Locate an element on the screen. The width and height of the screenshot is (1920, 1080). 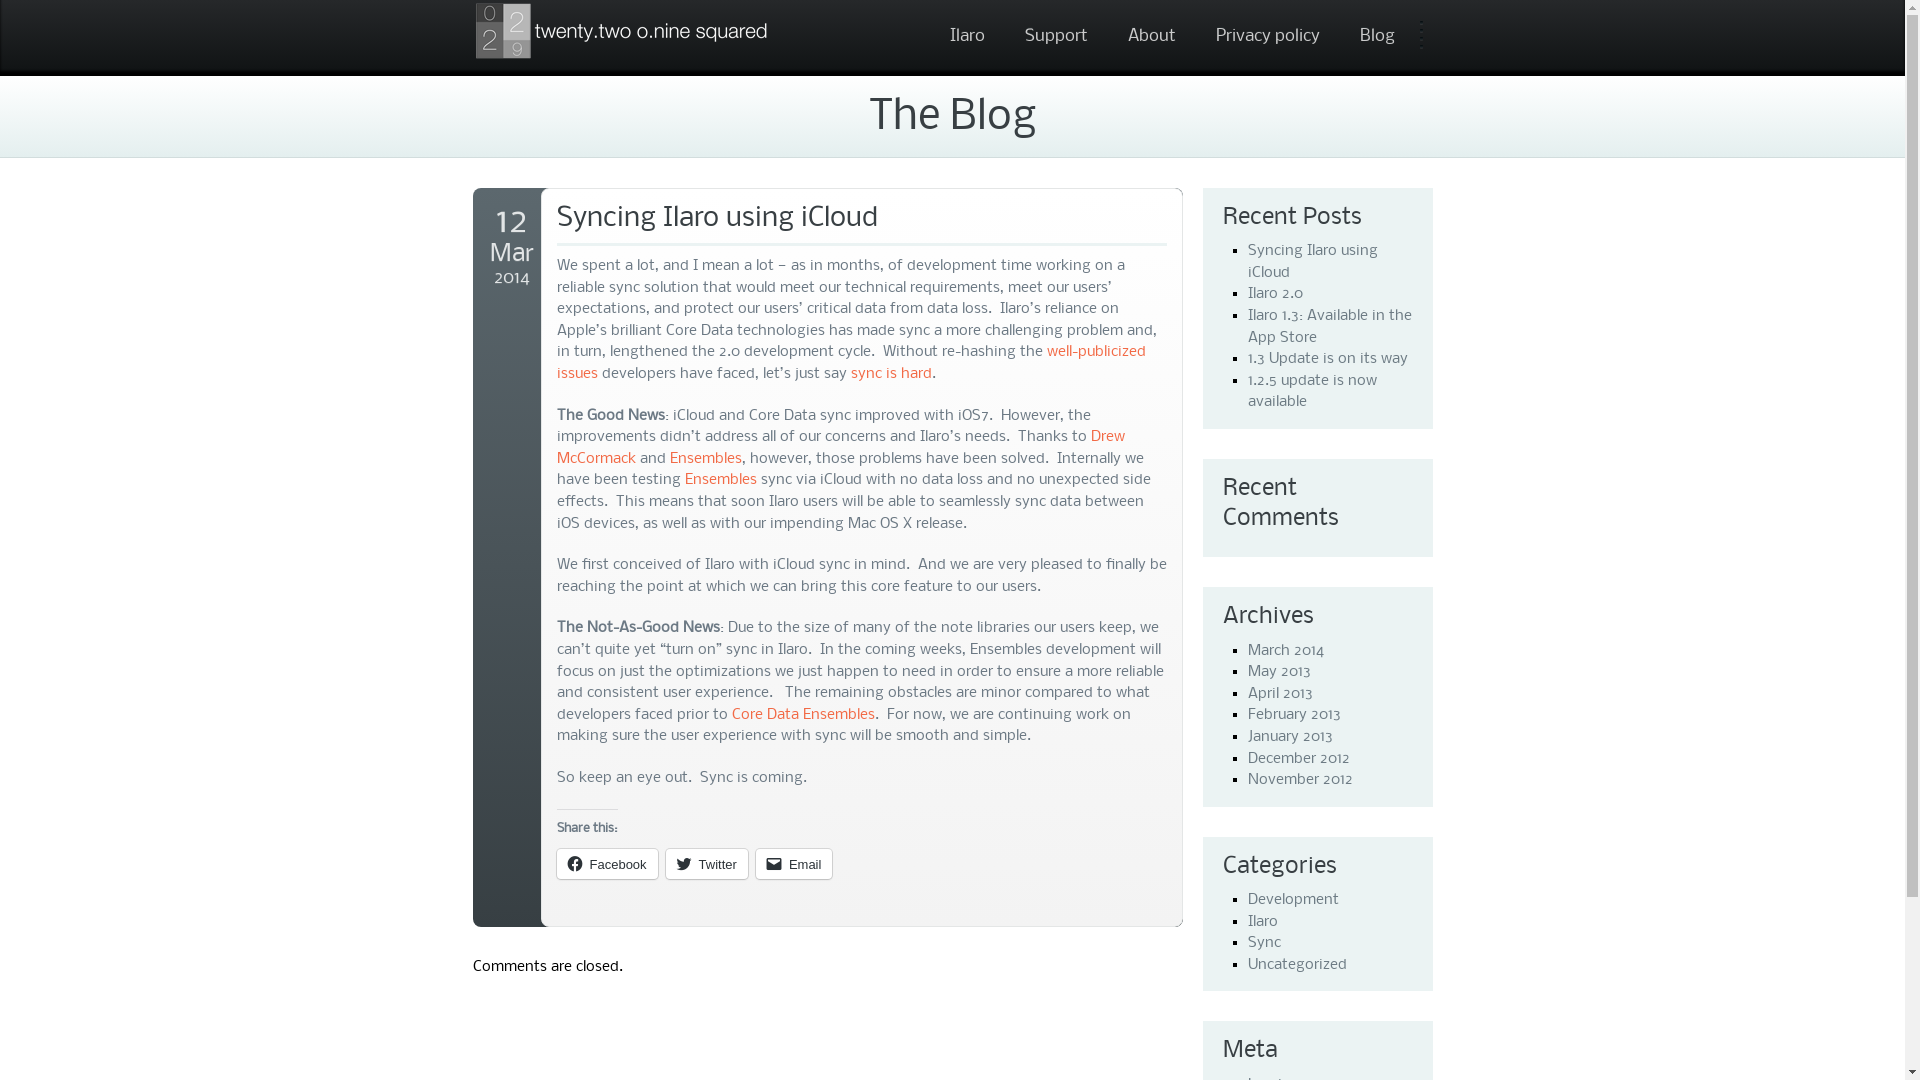
'Support' is located at coordinates (1009, 35).